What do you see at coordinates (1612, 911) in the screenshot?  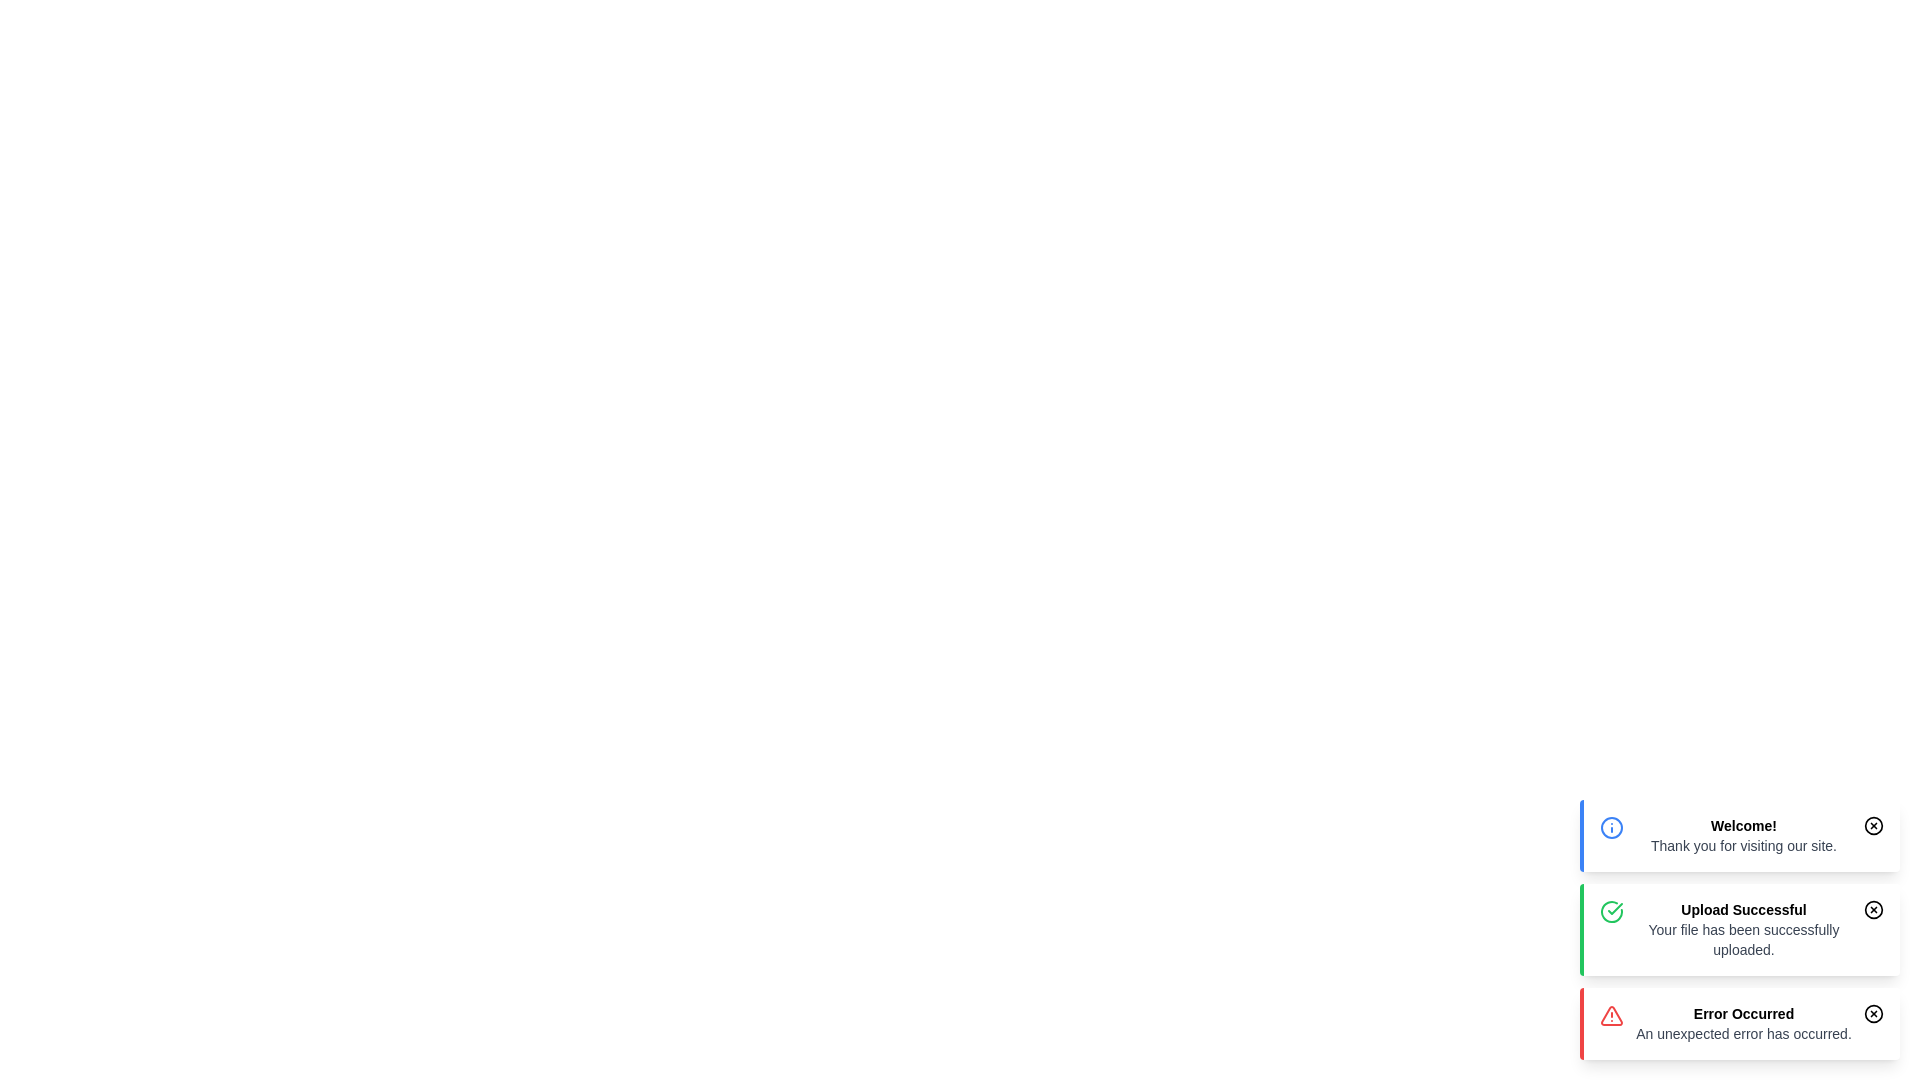 I see `the green circular icon with a checkmark symbol, which is part of the 'Upload Successful' notification panel, positioned on the left side of the text content` at bounding box center [1612, 911].